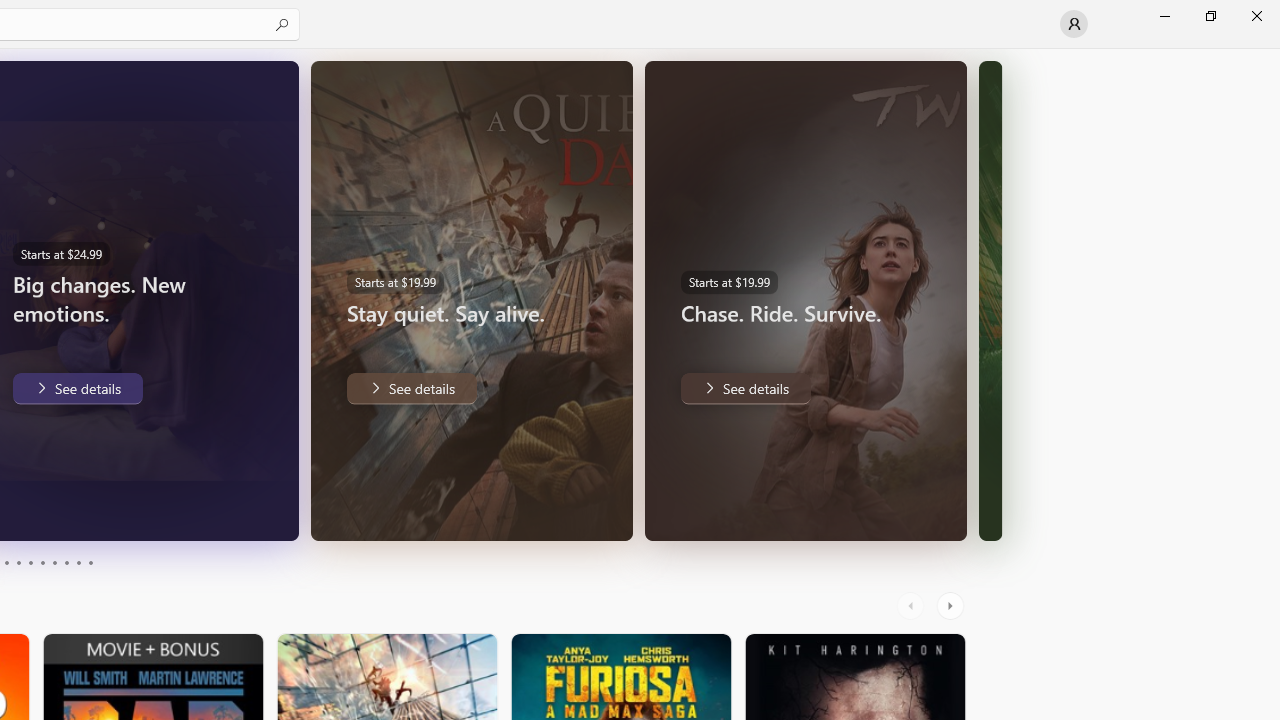 The height and width of the screenshot is (720, 1280). Describe the element at coordinates (1072, 24) in the screenshot. I see `'User profile'` at that location.